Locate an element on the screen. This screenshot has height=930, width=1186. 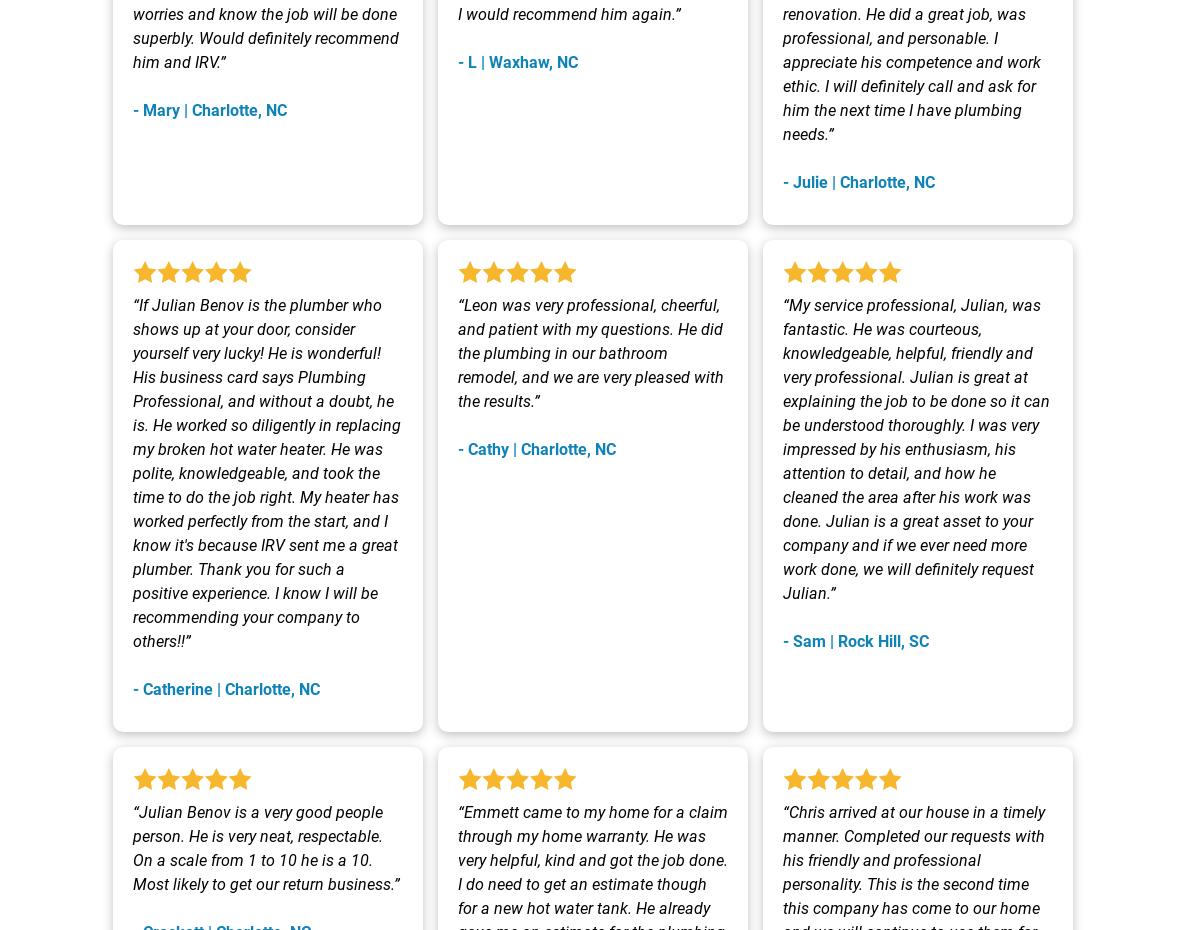
'- L | Waxhaw, NC' is located at coordinates (458, 61).